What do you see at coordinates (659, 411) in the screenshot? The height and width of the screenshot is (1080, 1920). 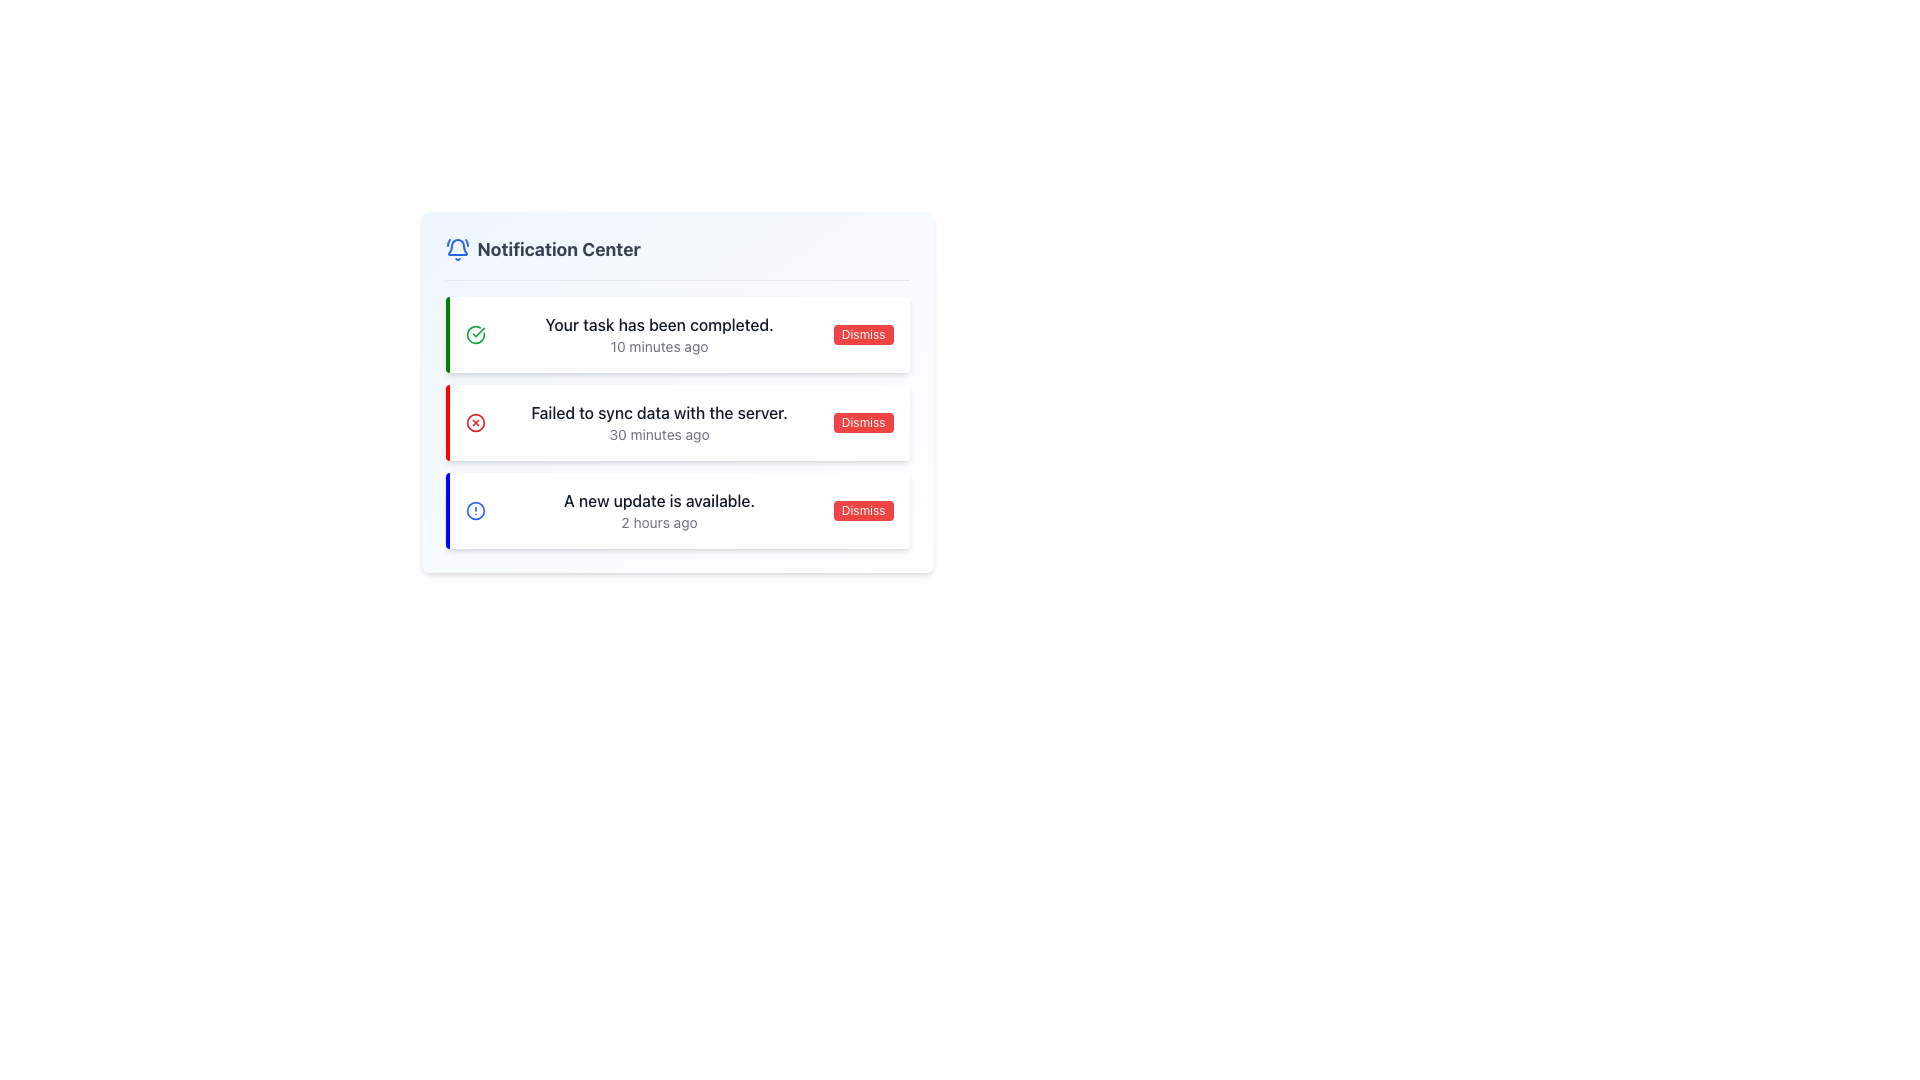 I see `message displayed in the text label that says 'Failed to sync data with the server.'` at bounding box center [659, 411].